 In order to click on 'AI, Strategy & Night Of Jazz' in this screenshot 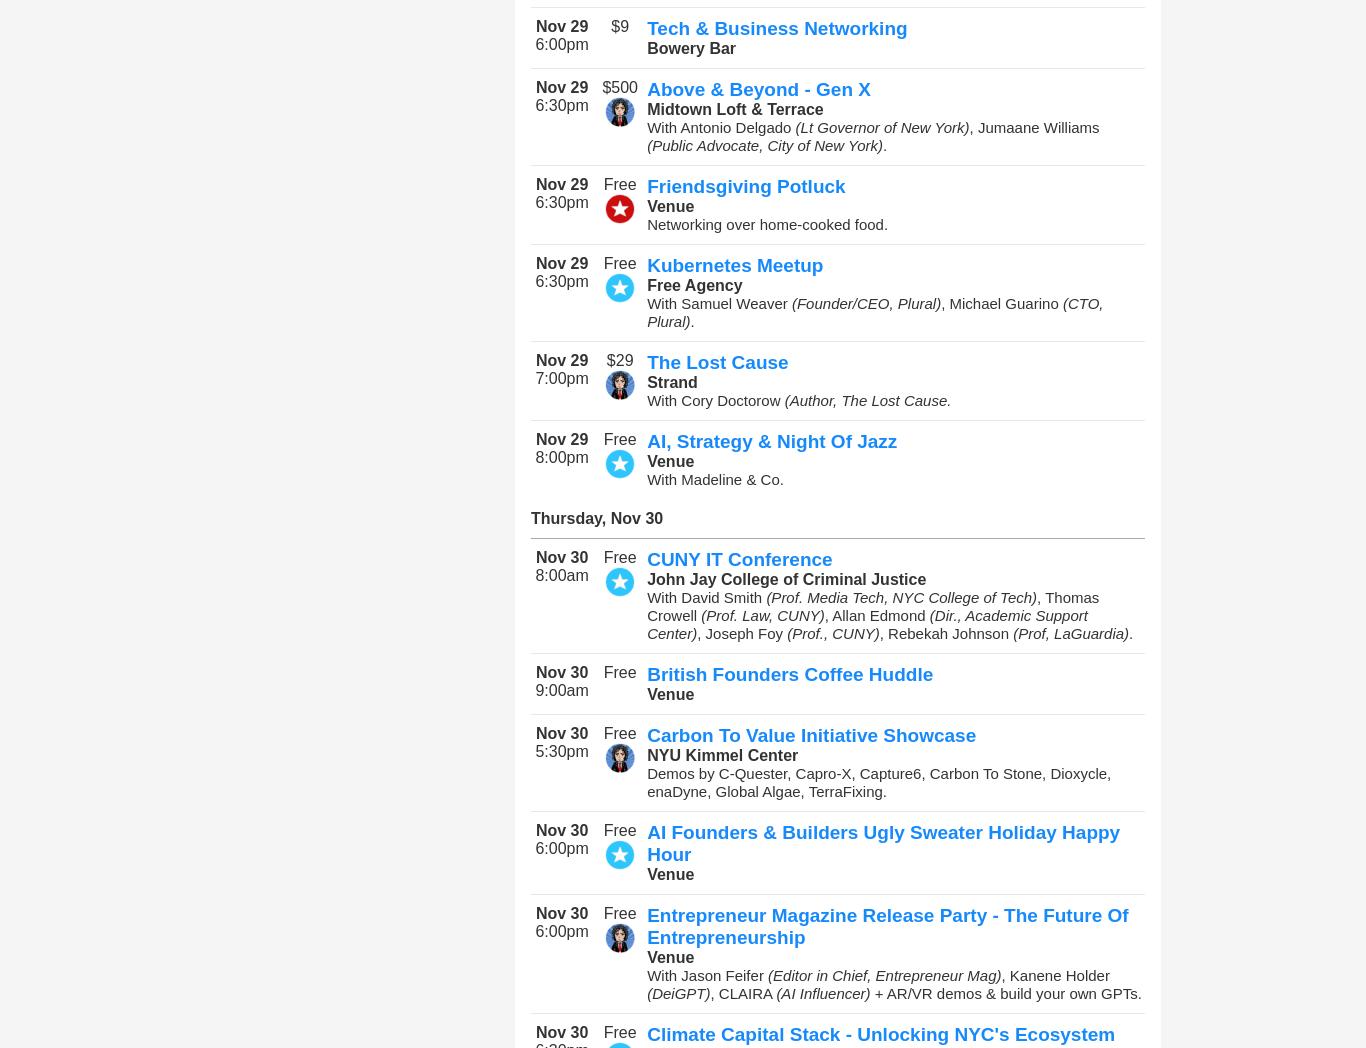, I will do `click(772, 440)`.